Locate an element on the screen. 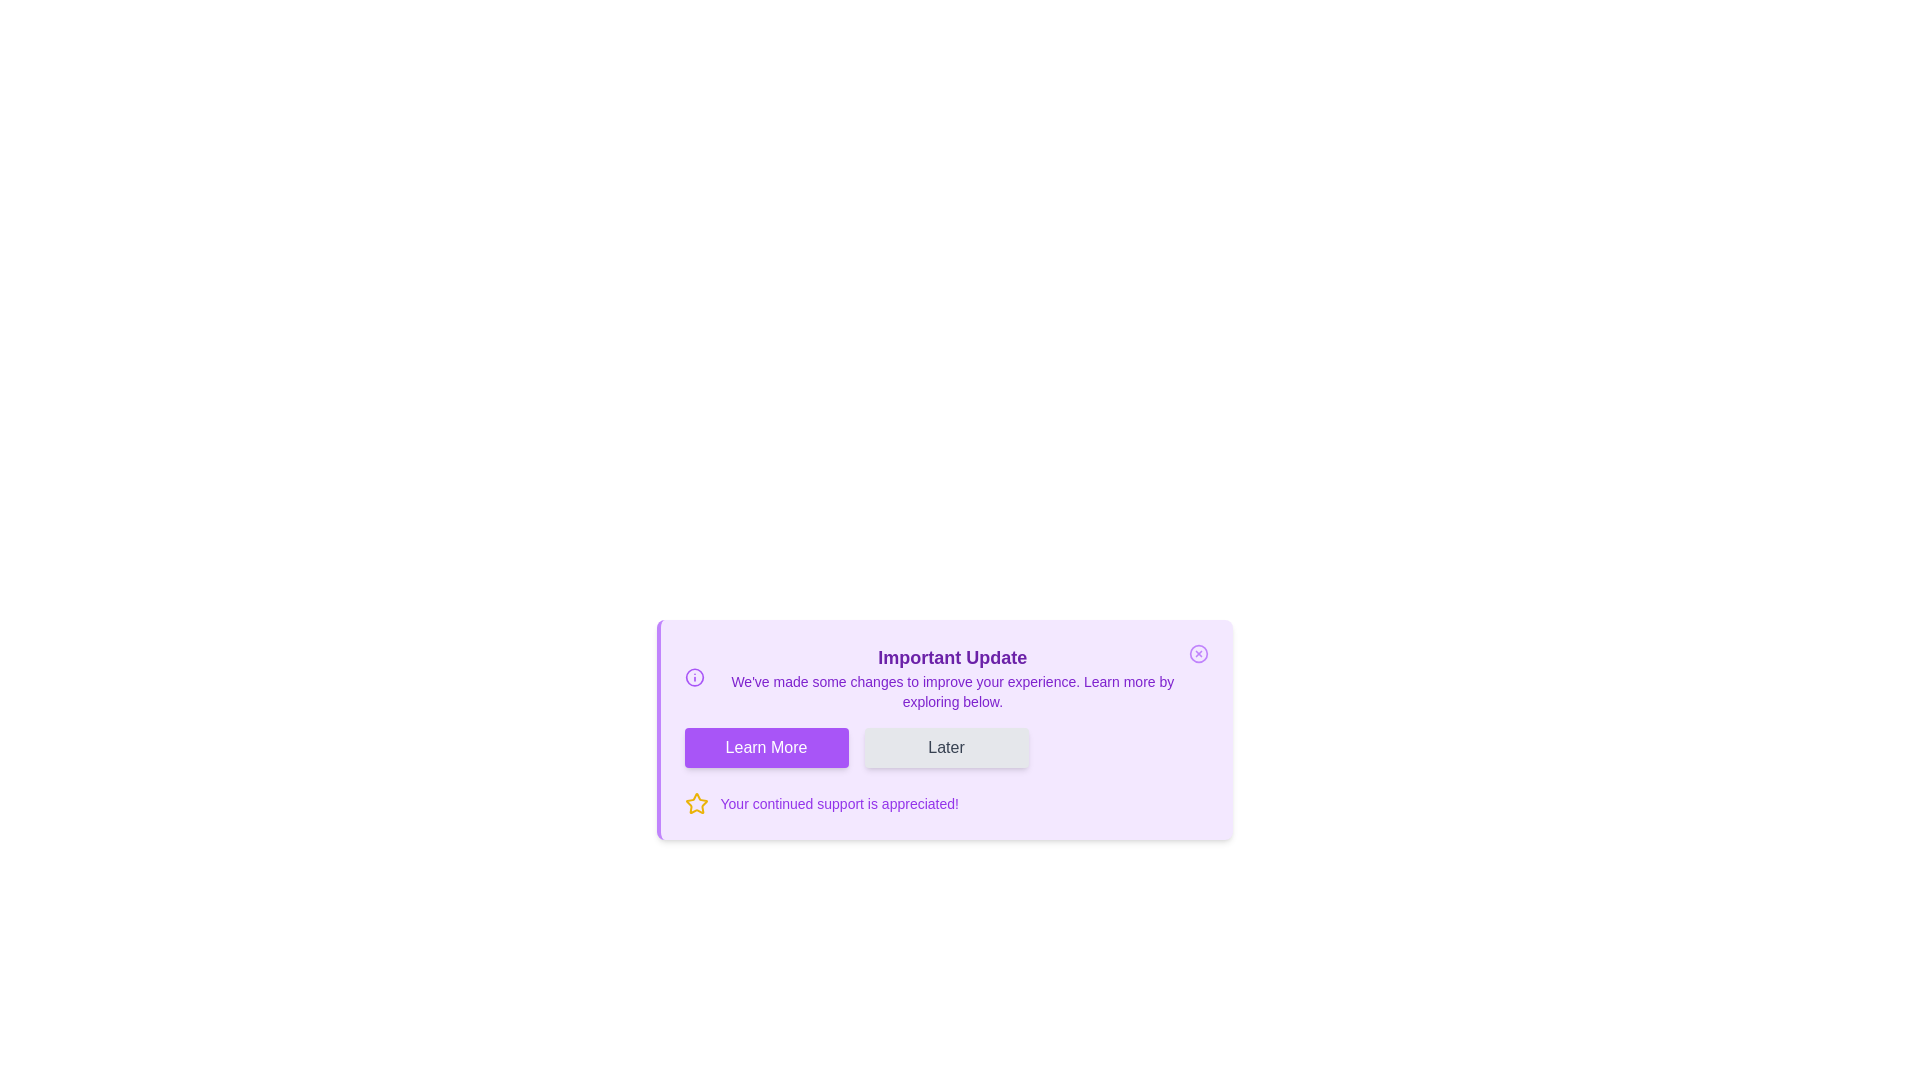  the Later button to observe its hover effect is located at coordinates (945, 748).